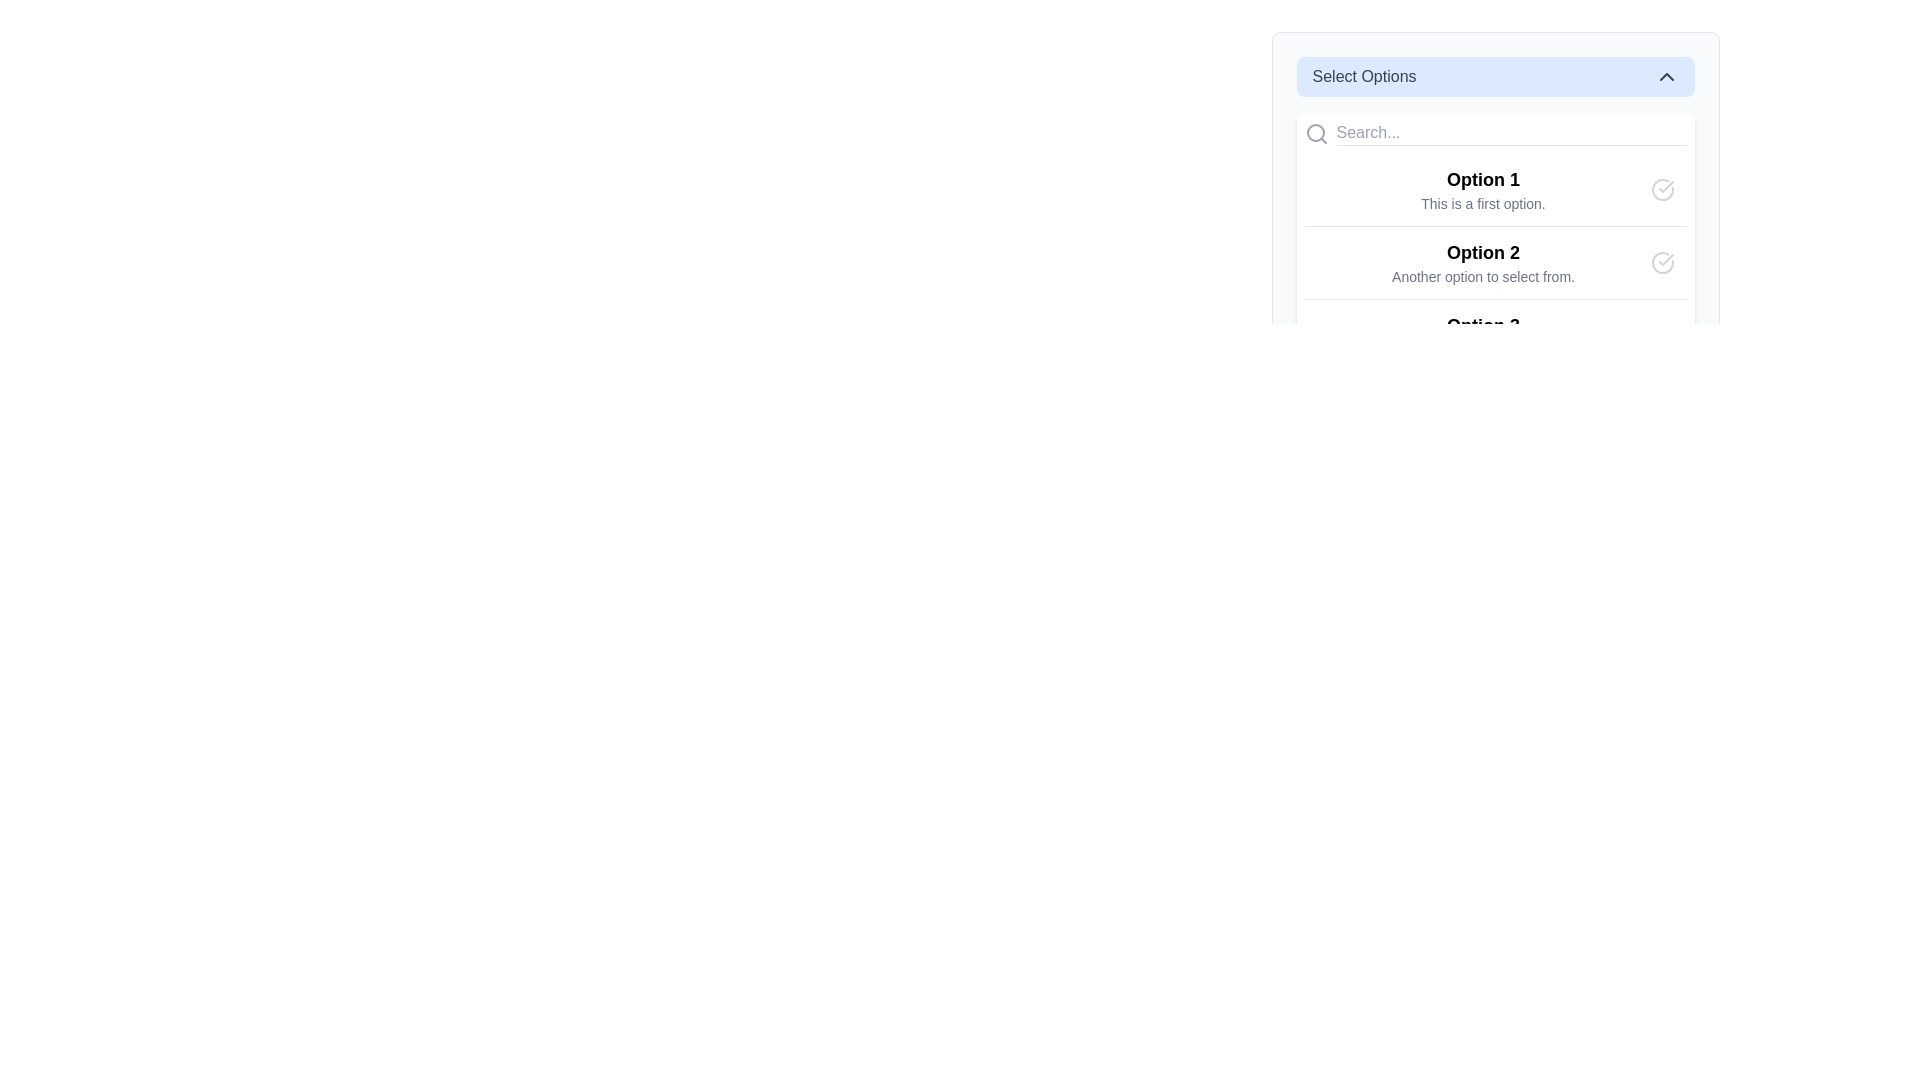 The height and width of the screenshot is (1080, 1920). What do you see at coordinates (1315, 132) in the screenshot?
I see `the smaller circular component of the search icon located at the top-left corner of the dropdown interface` at bounding box center [1315, 132].